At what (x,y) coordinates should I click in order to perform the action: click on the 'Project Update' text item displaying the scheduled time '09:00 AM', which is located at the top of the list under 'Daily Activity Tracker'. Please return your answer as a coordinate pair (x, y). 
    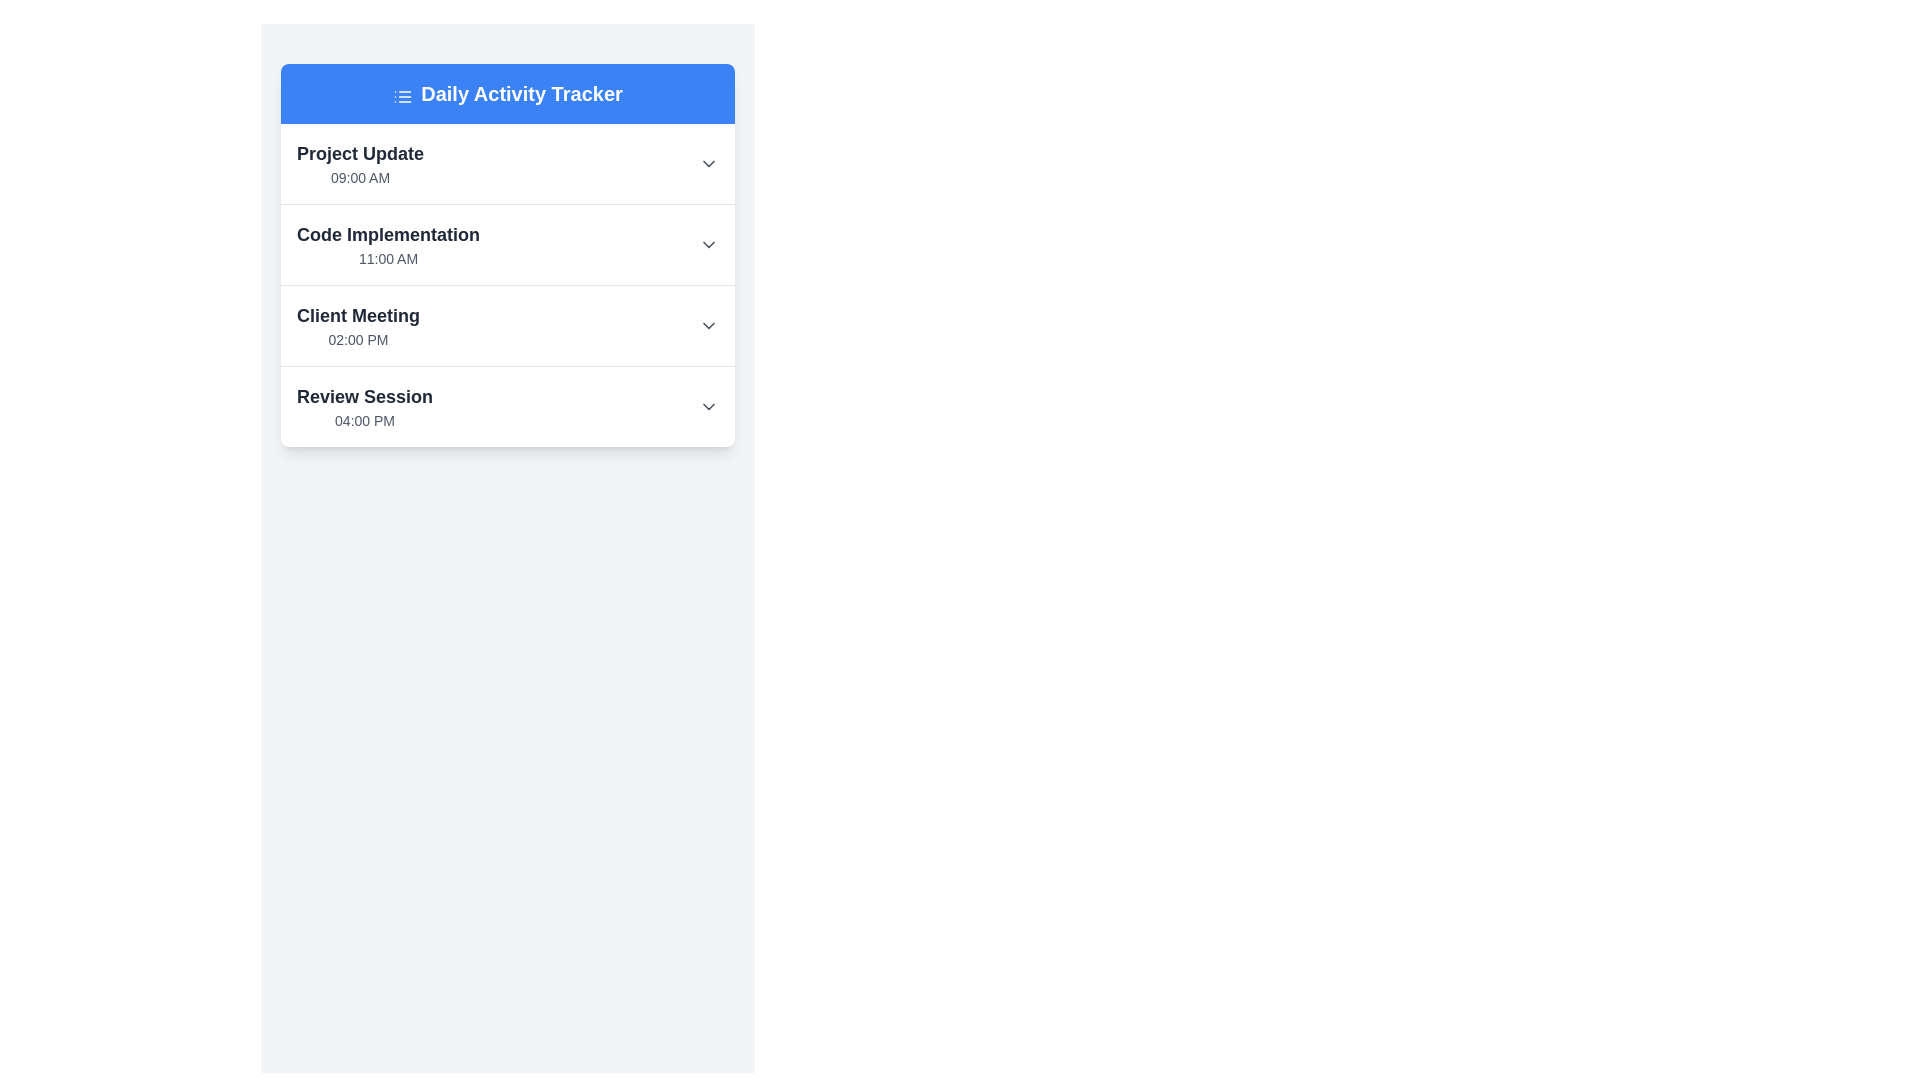
    Looking at the image, I should click on (360, 163).